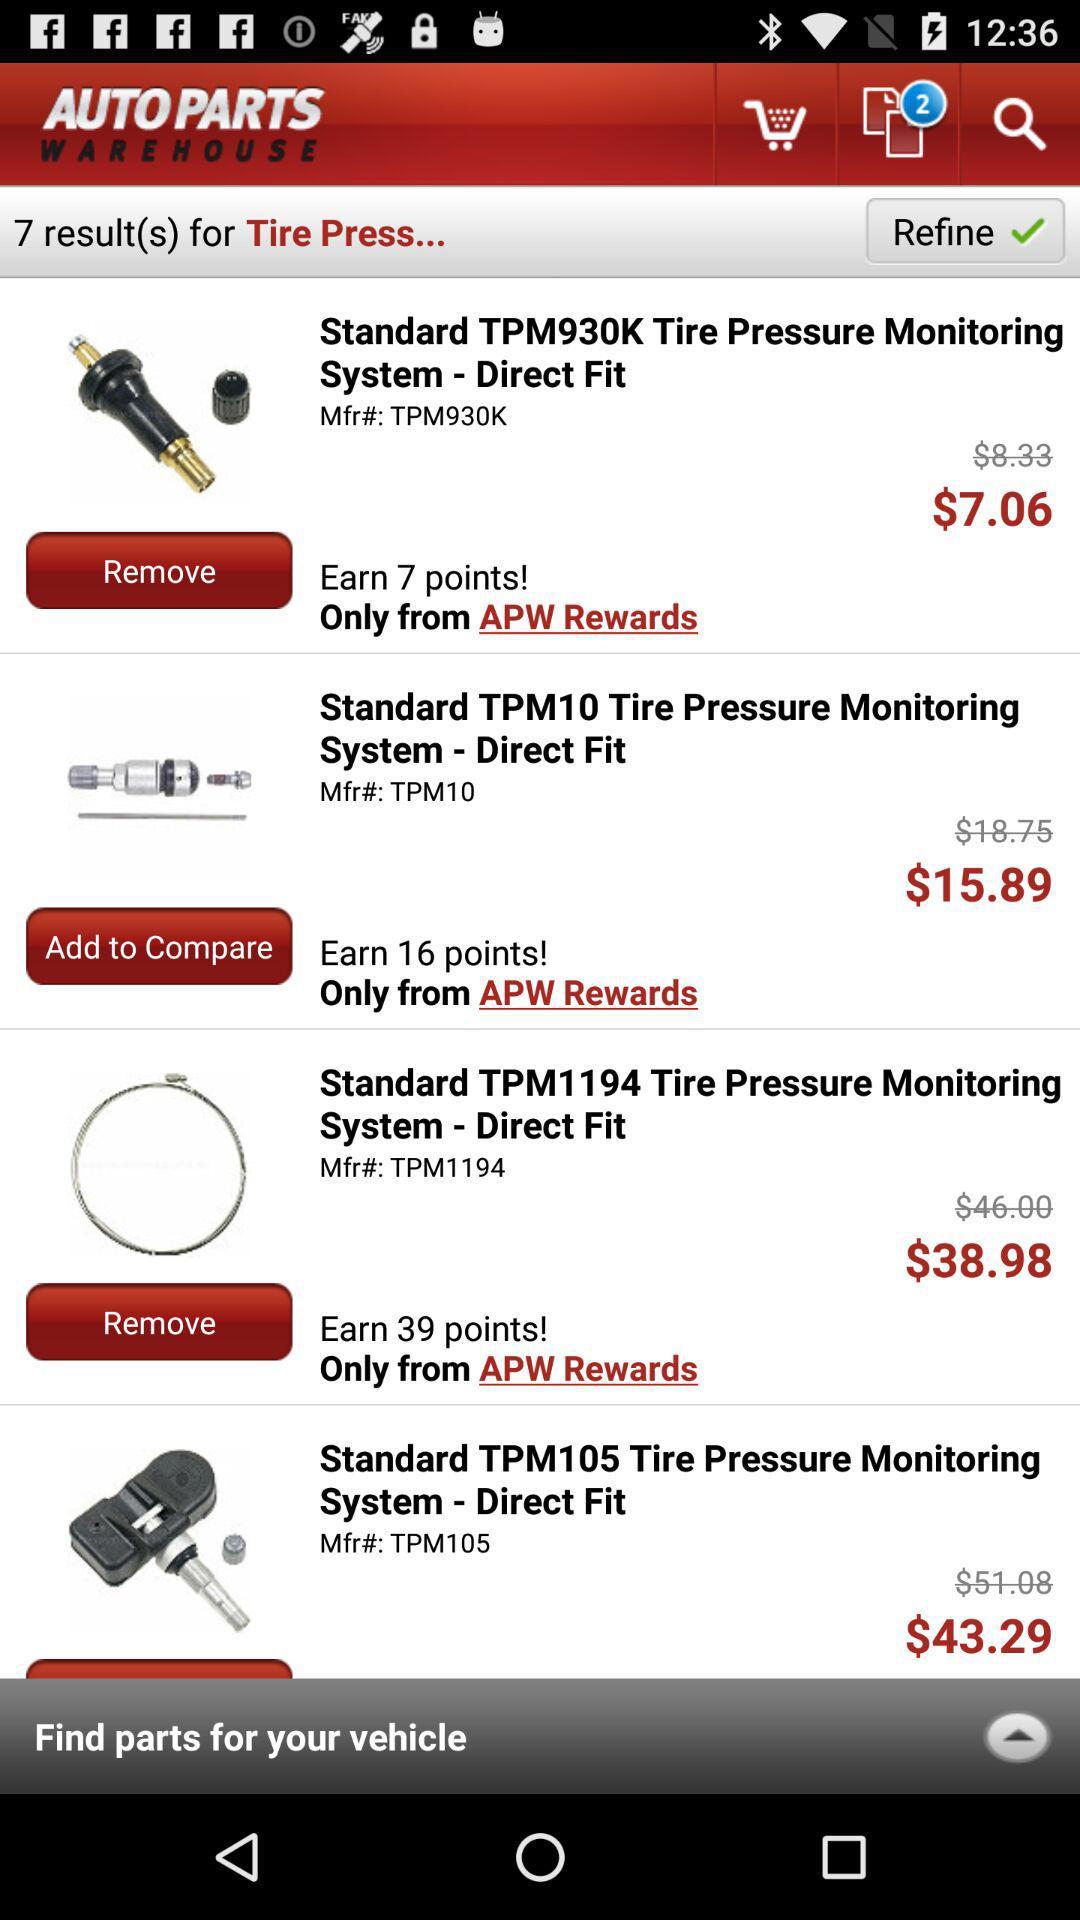 The image size is (1080, 1920). Describe the element at coordinates (773, 123) in the screenshot. I see `cart` at that location.